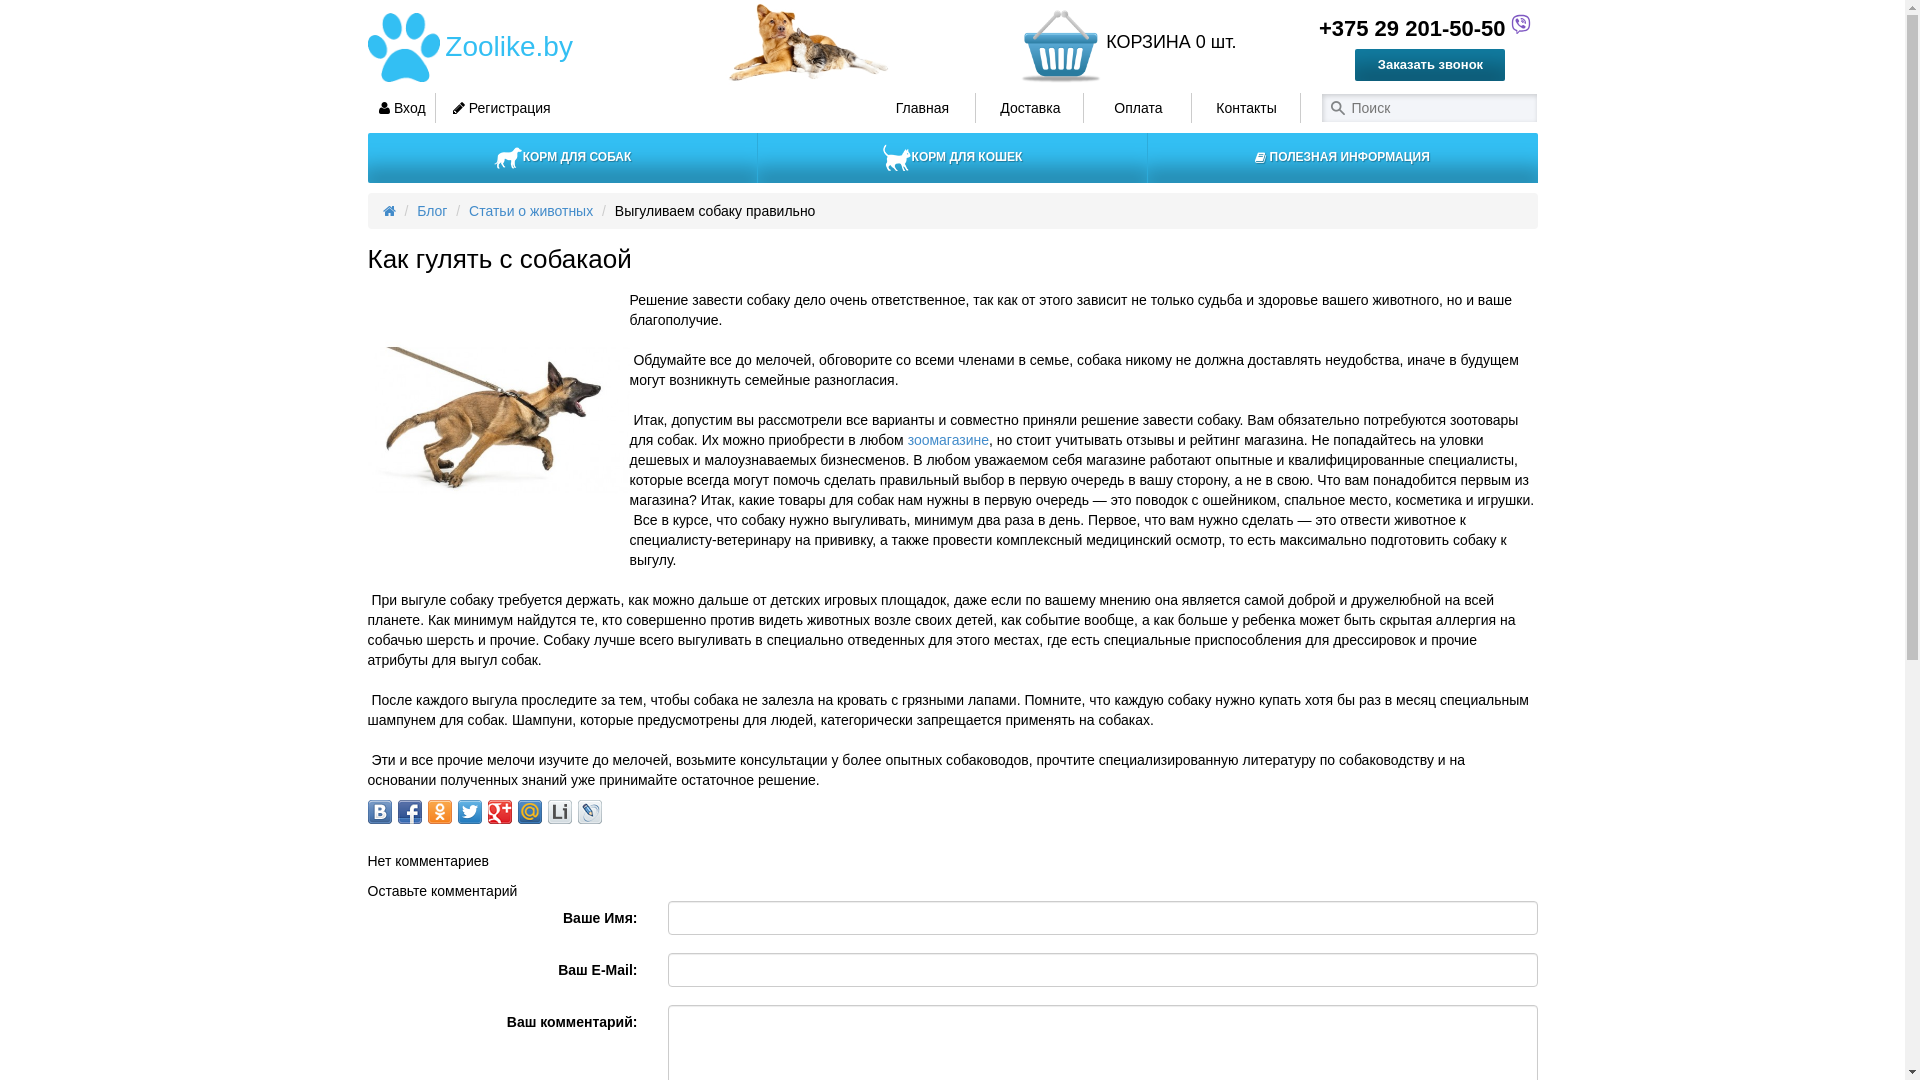  What do you see at coordinates (439, 45) in the screenshot?
I see `'Zoolike.by'` at bounding box center [439, 45].